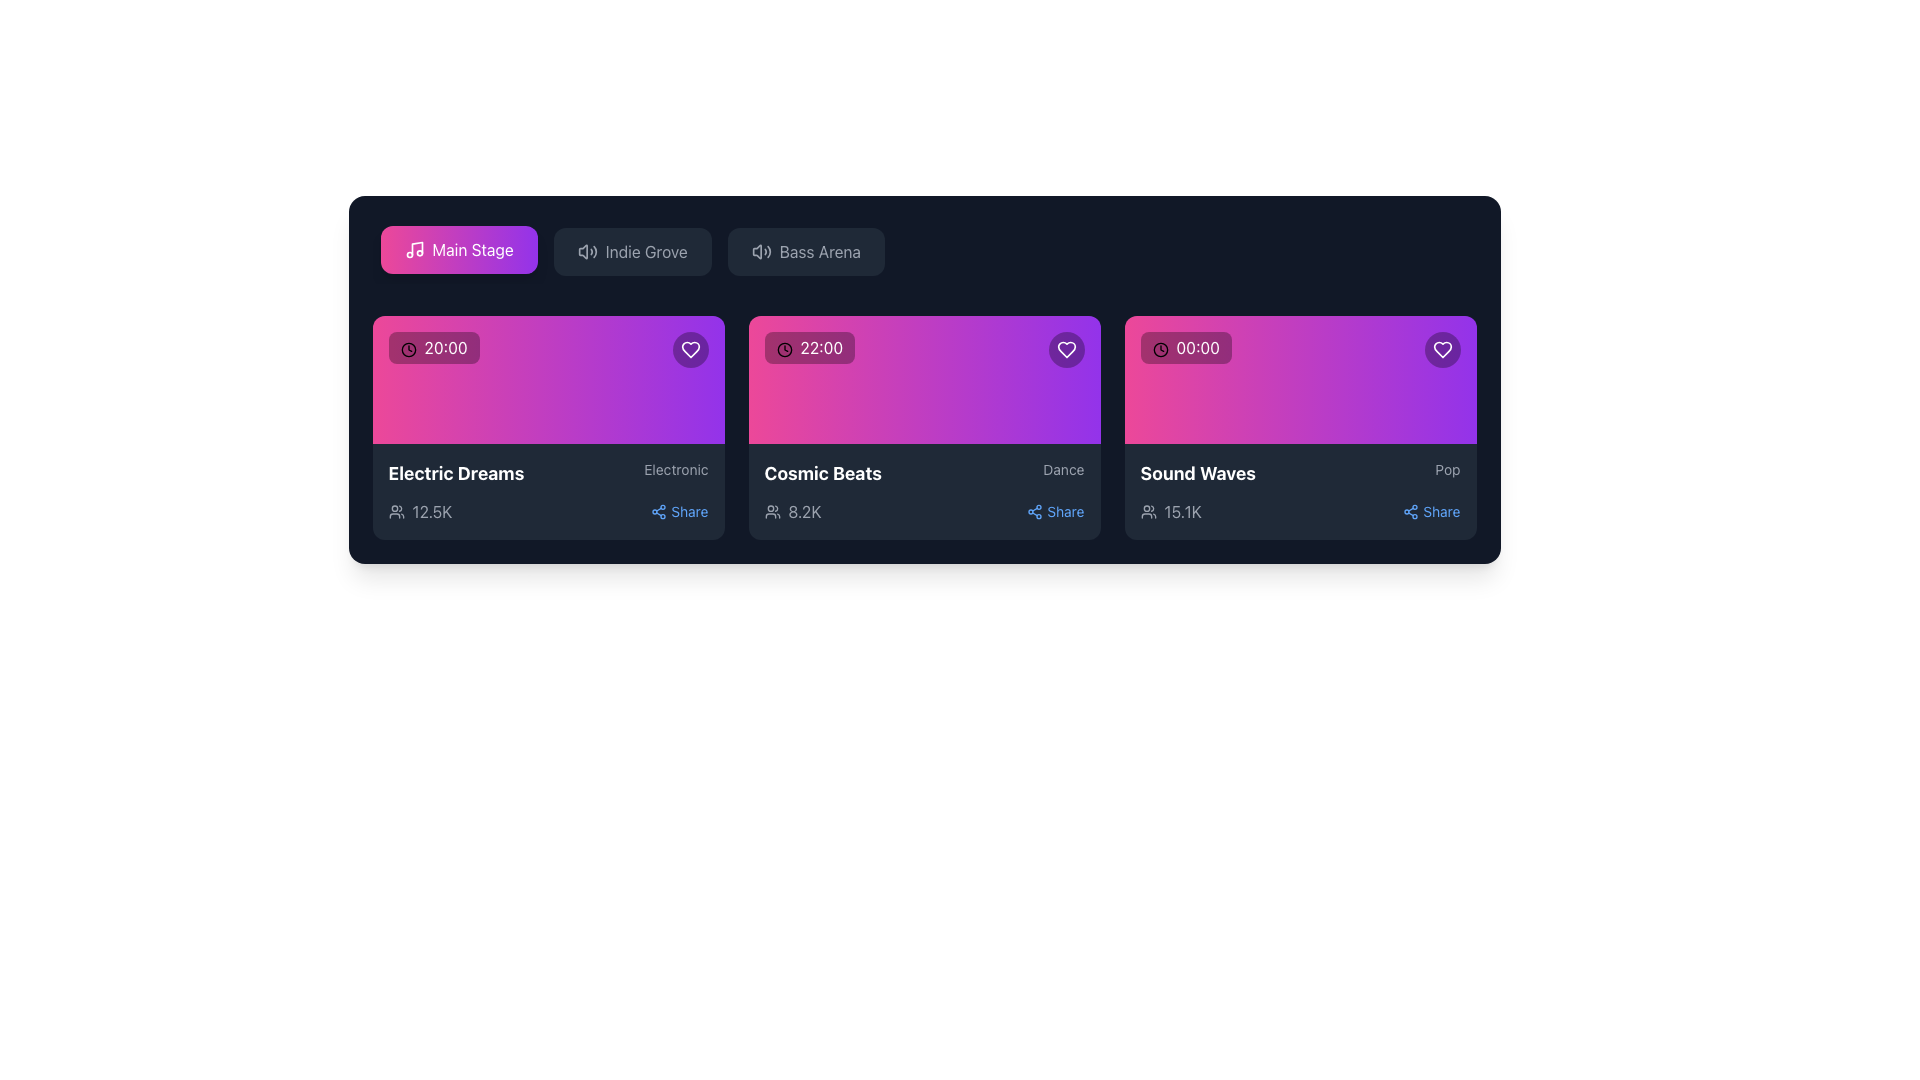  Describe the element at coordinates (806, 250) in the screenshot. I see `the third button in the horizontal list` at that location.